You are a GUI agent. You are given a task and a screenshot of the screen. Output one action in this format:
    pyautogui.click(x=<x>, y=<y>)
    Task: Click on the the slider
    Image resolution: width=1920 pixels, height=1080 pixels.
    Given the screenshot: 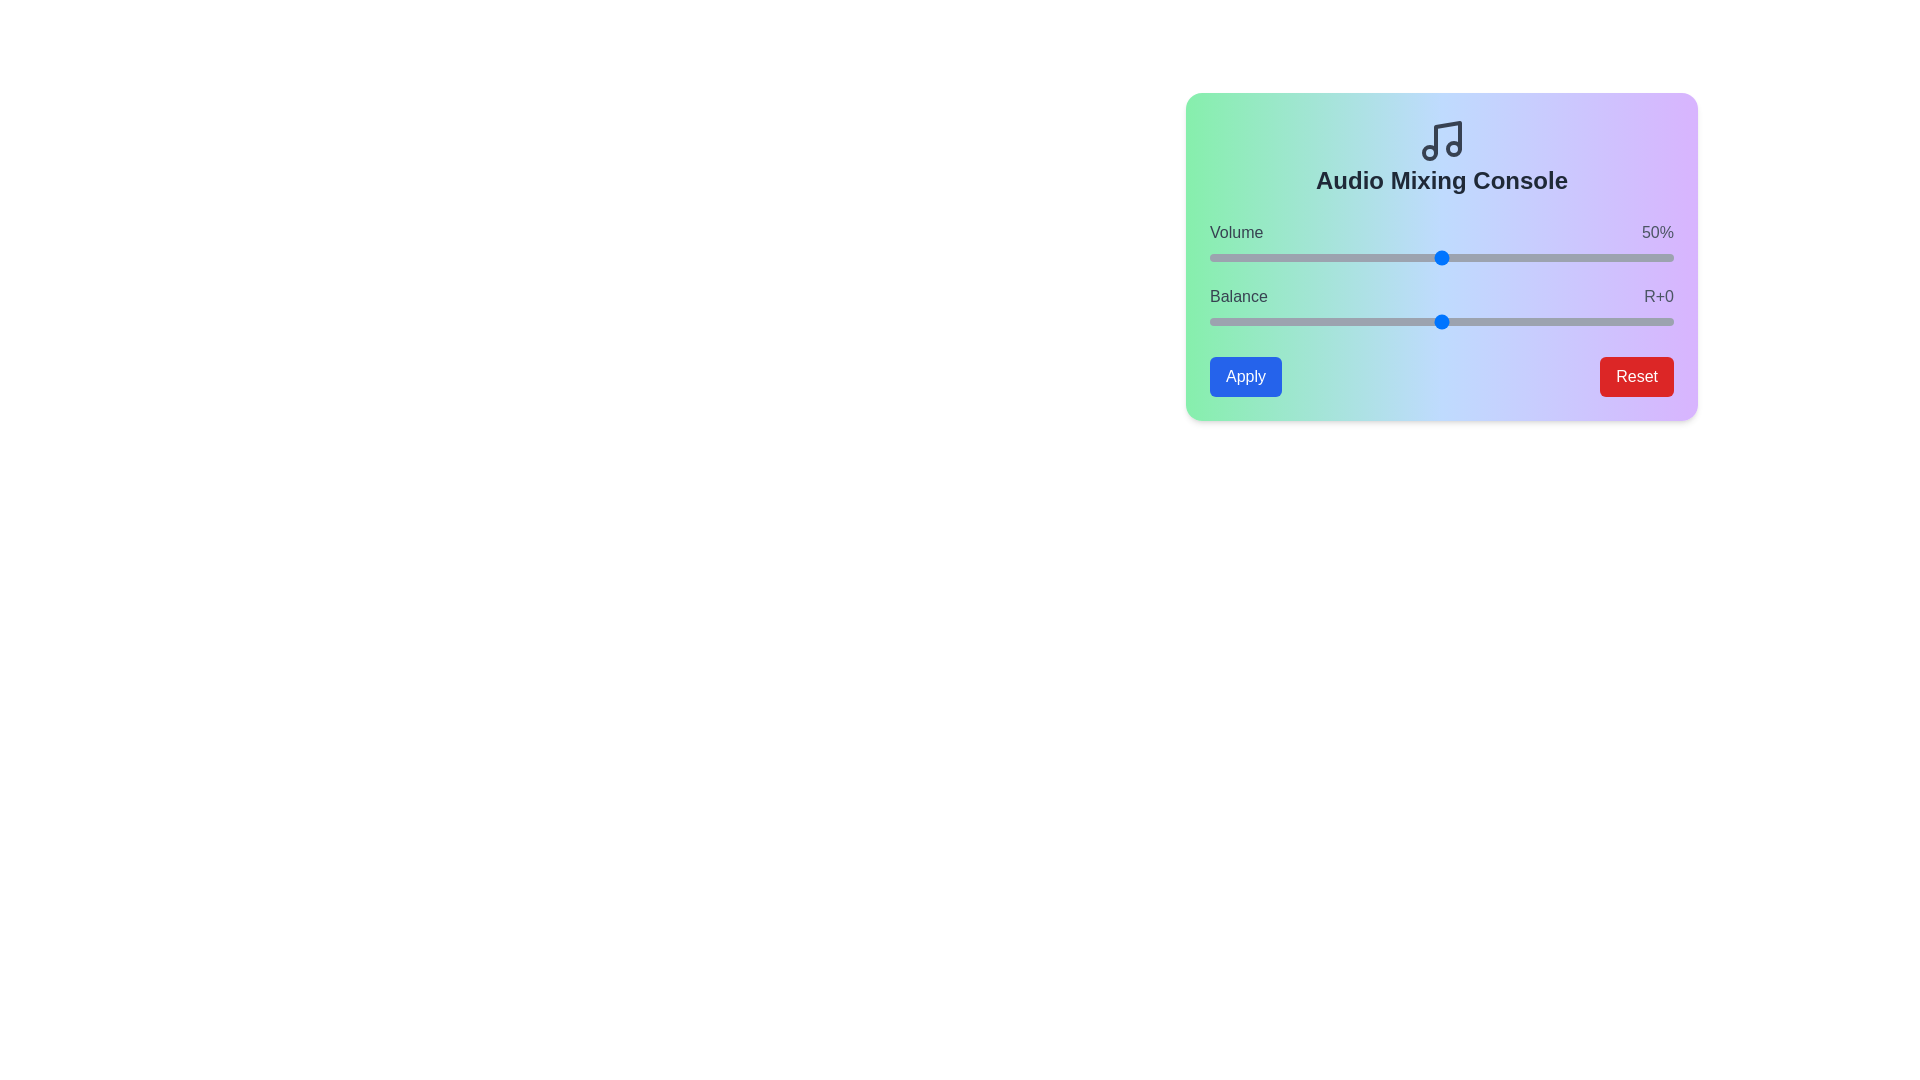 What is the action you would take?
    pyautogui.click(x=1302, y=257)
    